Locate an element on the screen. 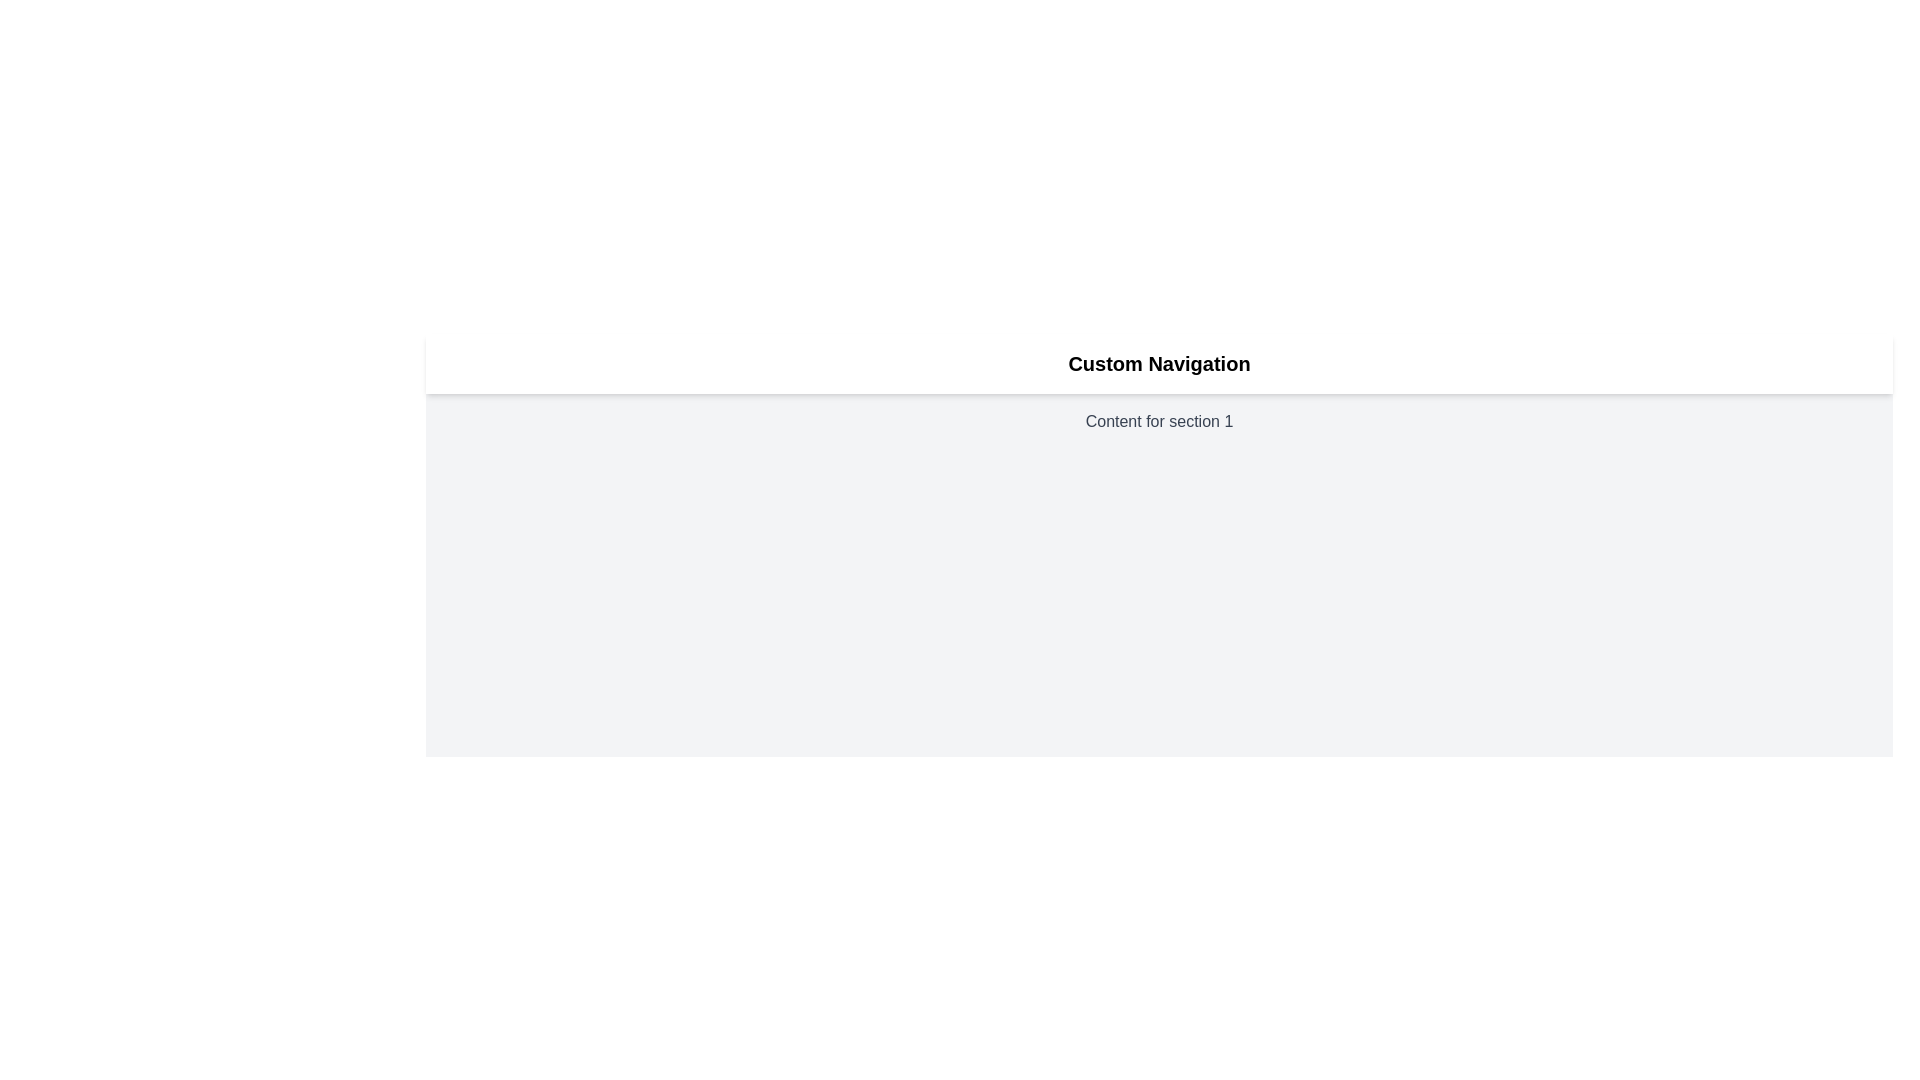 This screenshot has width=1920, height=1080. text content from the Header element located at the top of the interface, which serves as a title or navigation indication above the section containing 'Content for section 1' is located at coordinates (1159, 363).